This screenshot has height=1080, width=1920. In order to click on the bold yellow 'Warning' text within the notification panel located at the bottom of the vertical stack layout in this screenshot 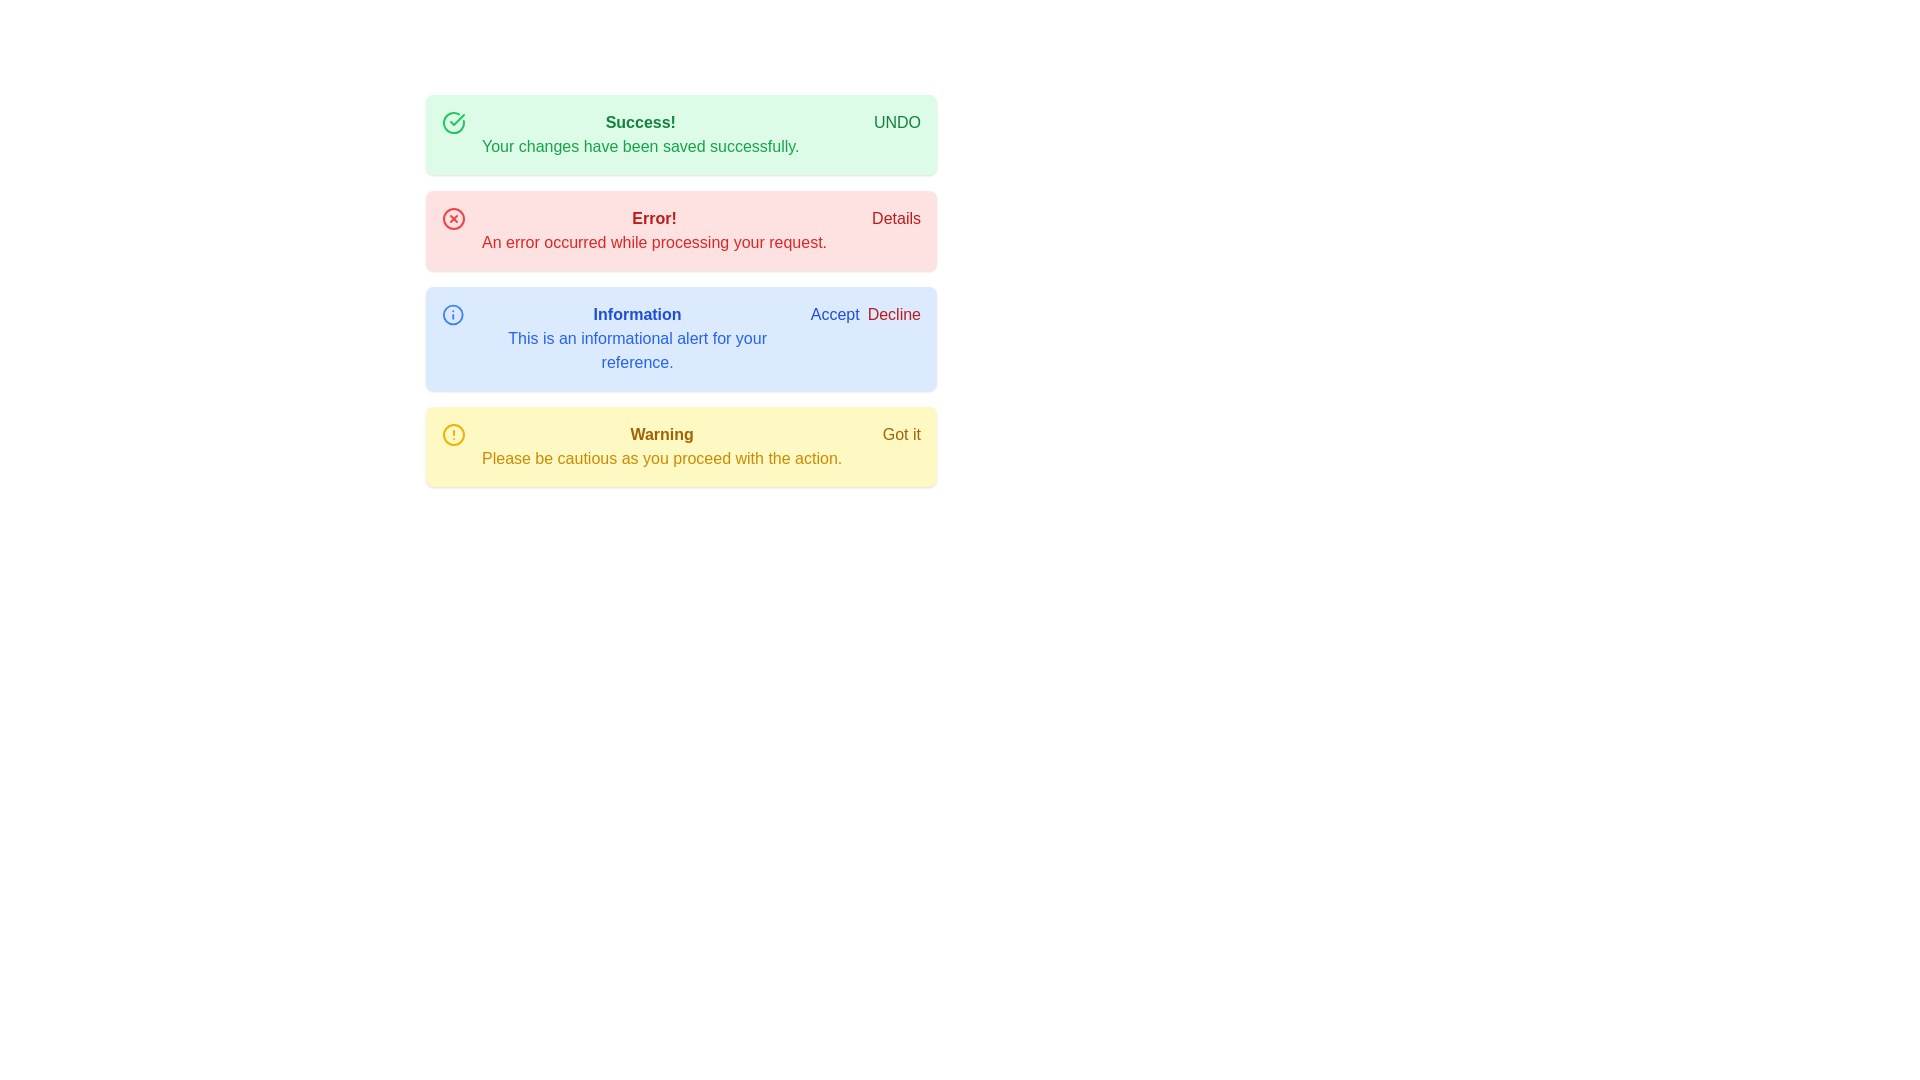, I will do `click(662, 434)`.